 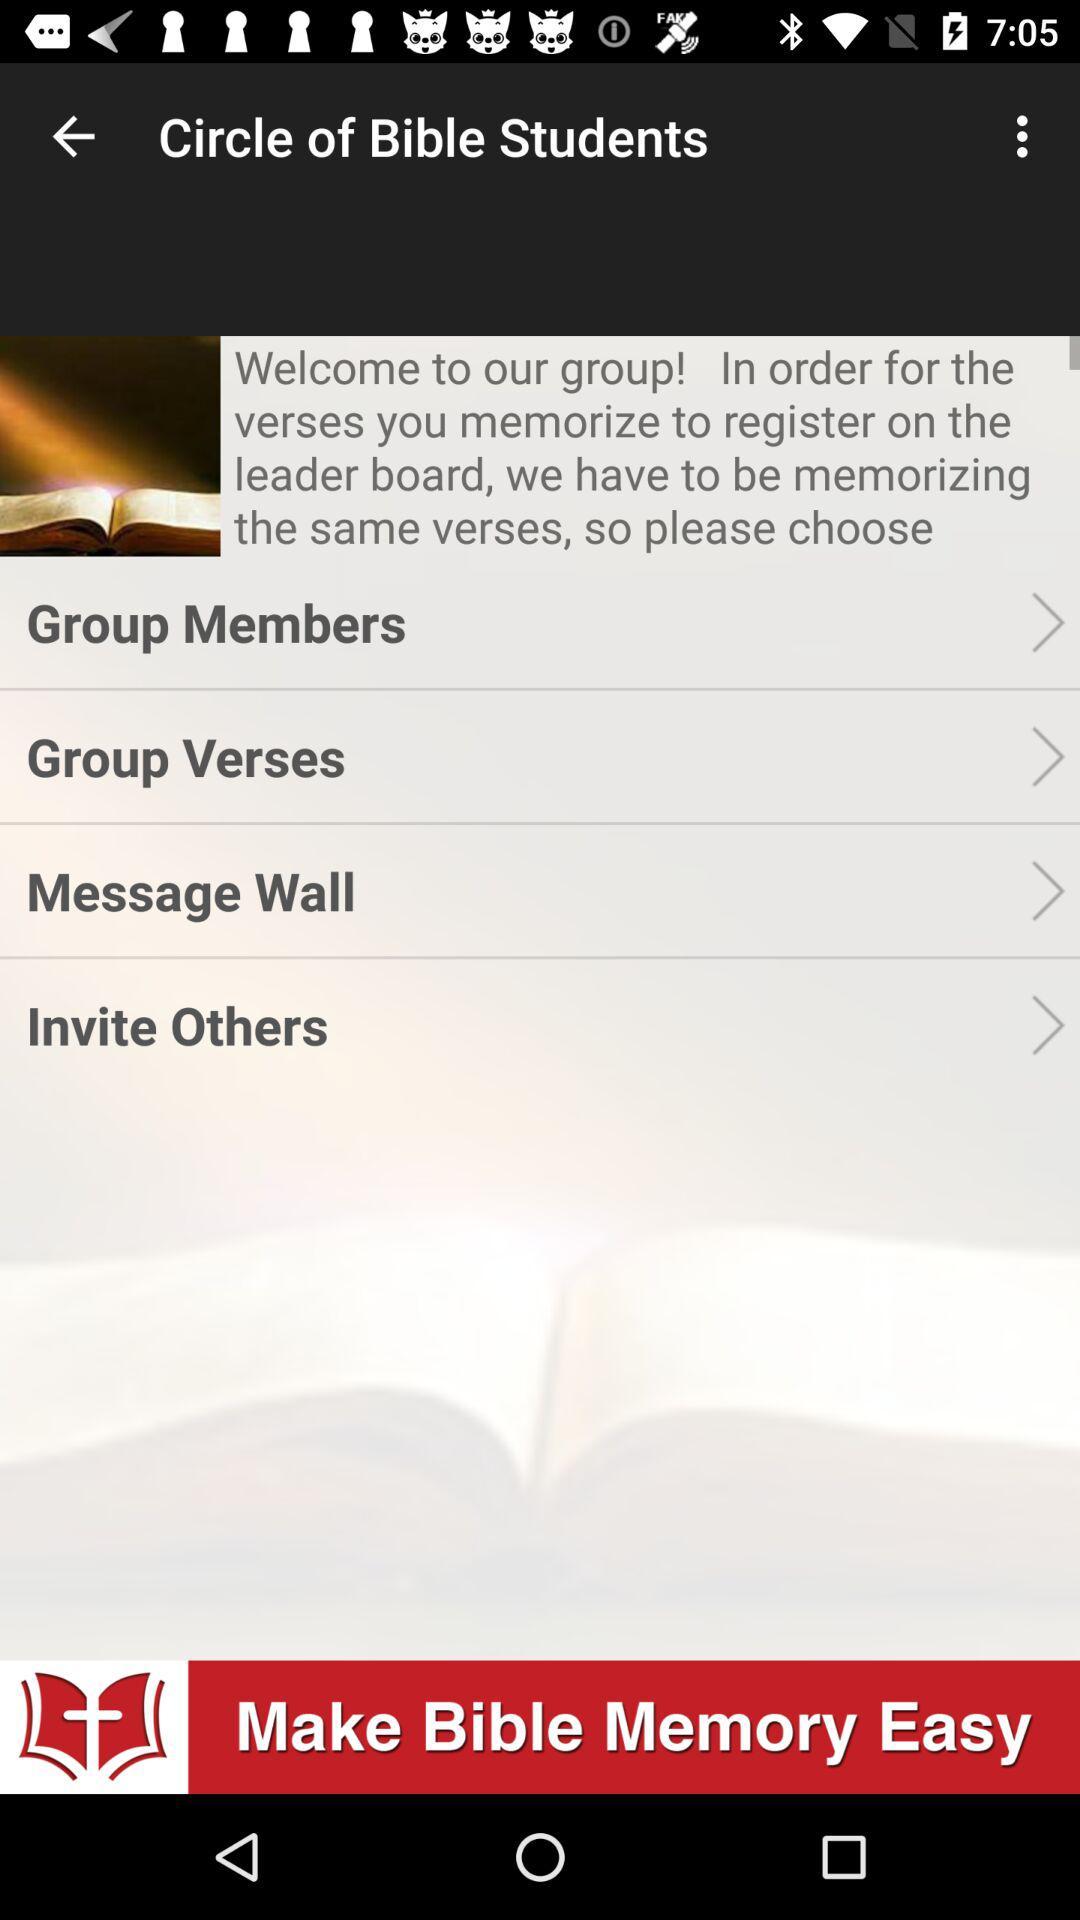 What do you see at coordinates (1027, 135) in the screenshot?
I see `app to the right of the circle of bible item` at bounding box center [1027, 135].